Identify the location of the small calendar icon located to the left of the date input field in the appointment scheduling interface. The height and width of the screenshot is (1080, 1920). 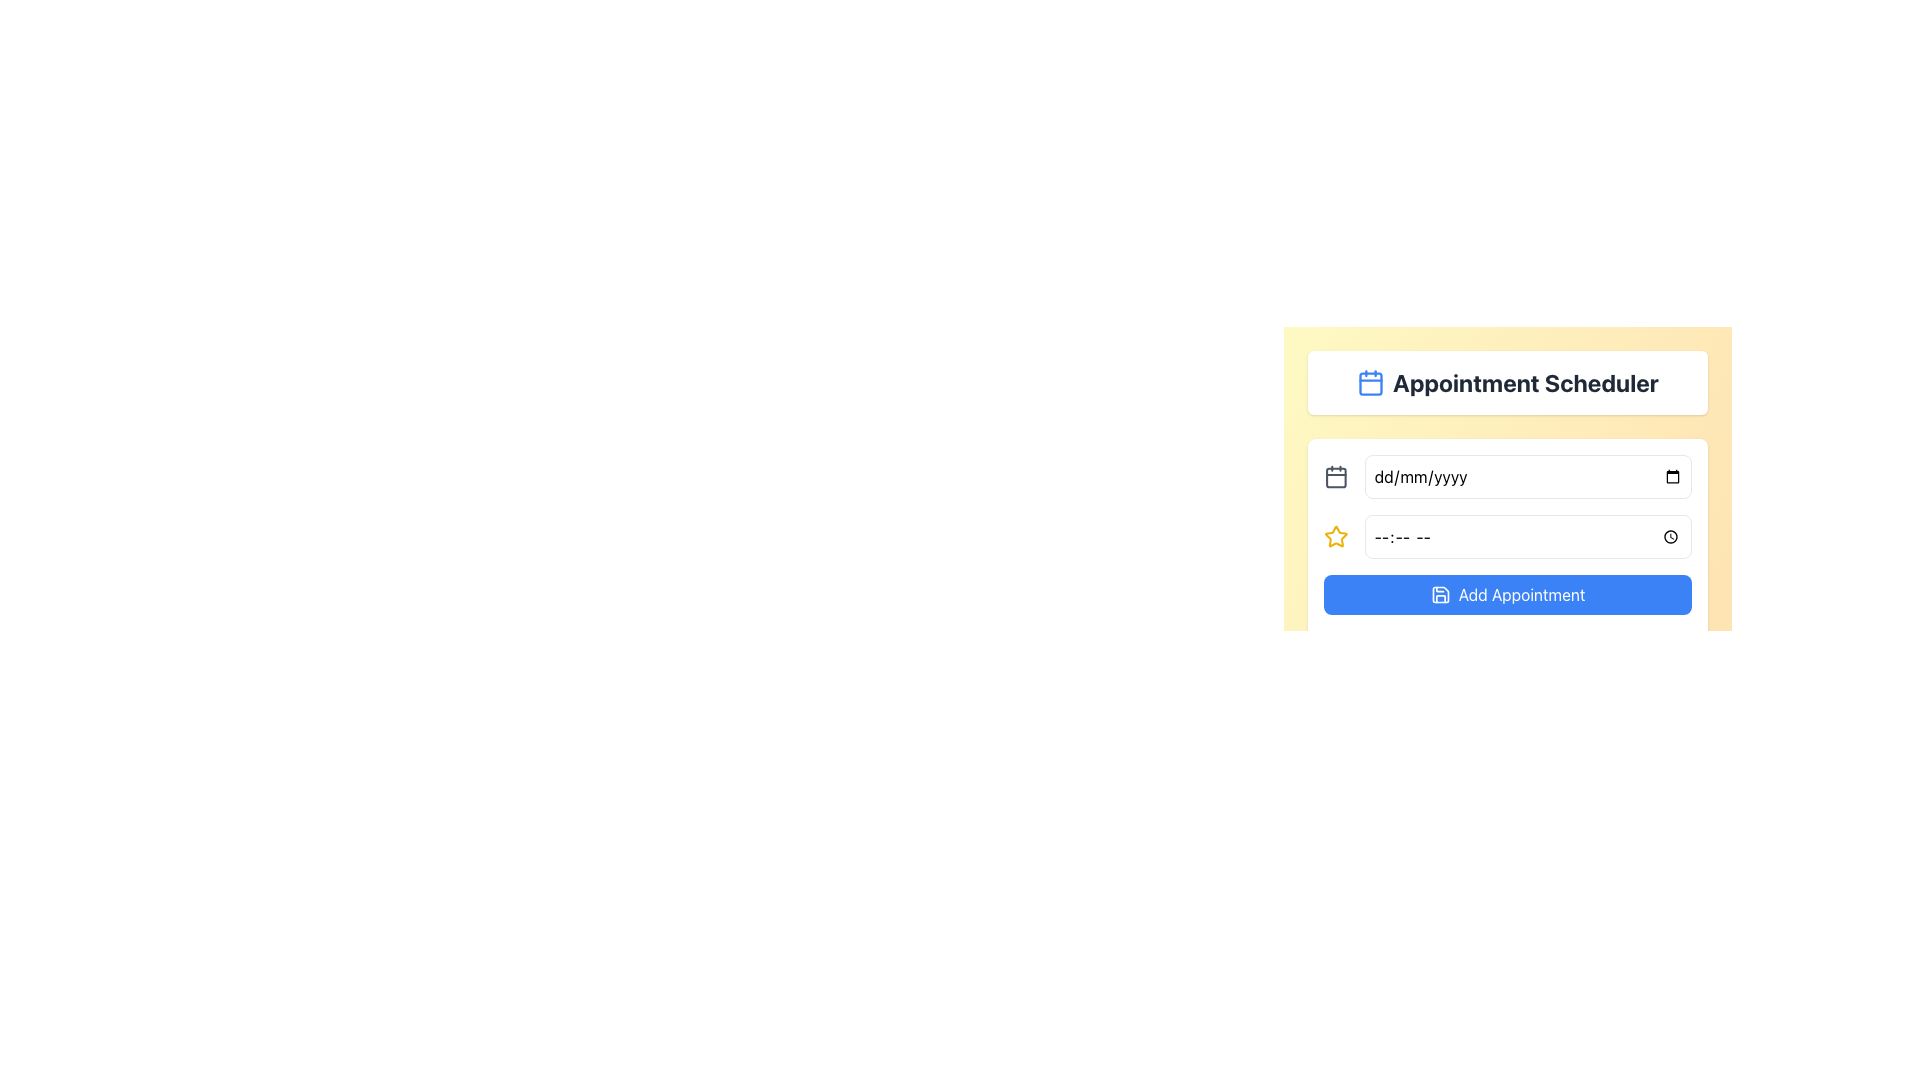
(1336, 477).